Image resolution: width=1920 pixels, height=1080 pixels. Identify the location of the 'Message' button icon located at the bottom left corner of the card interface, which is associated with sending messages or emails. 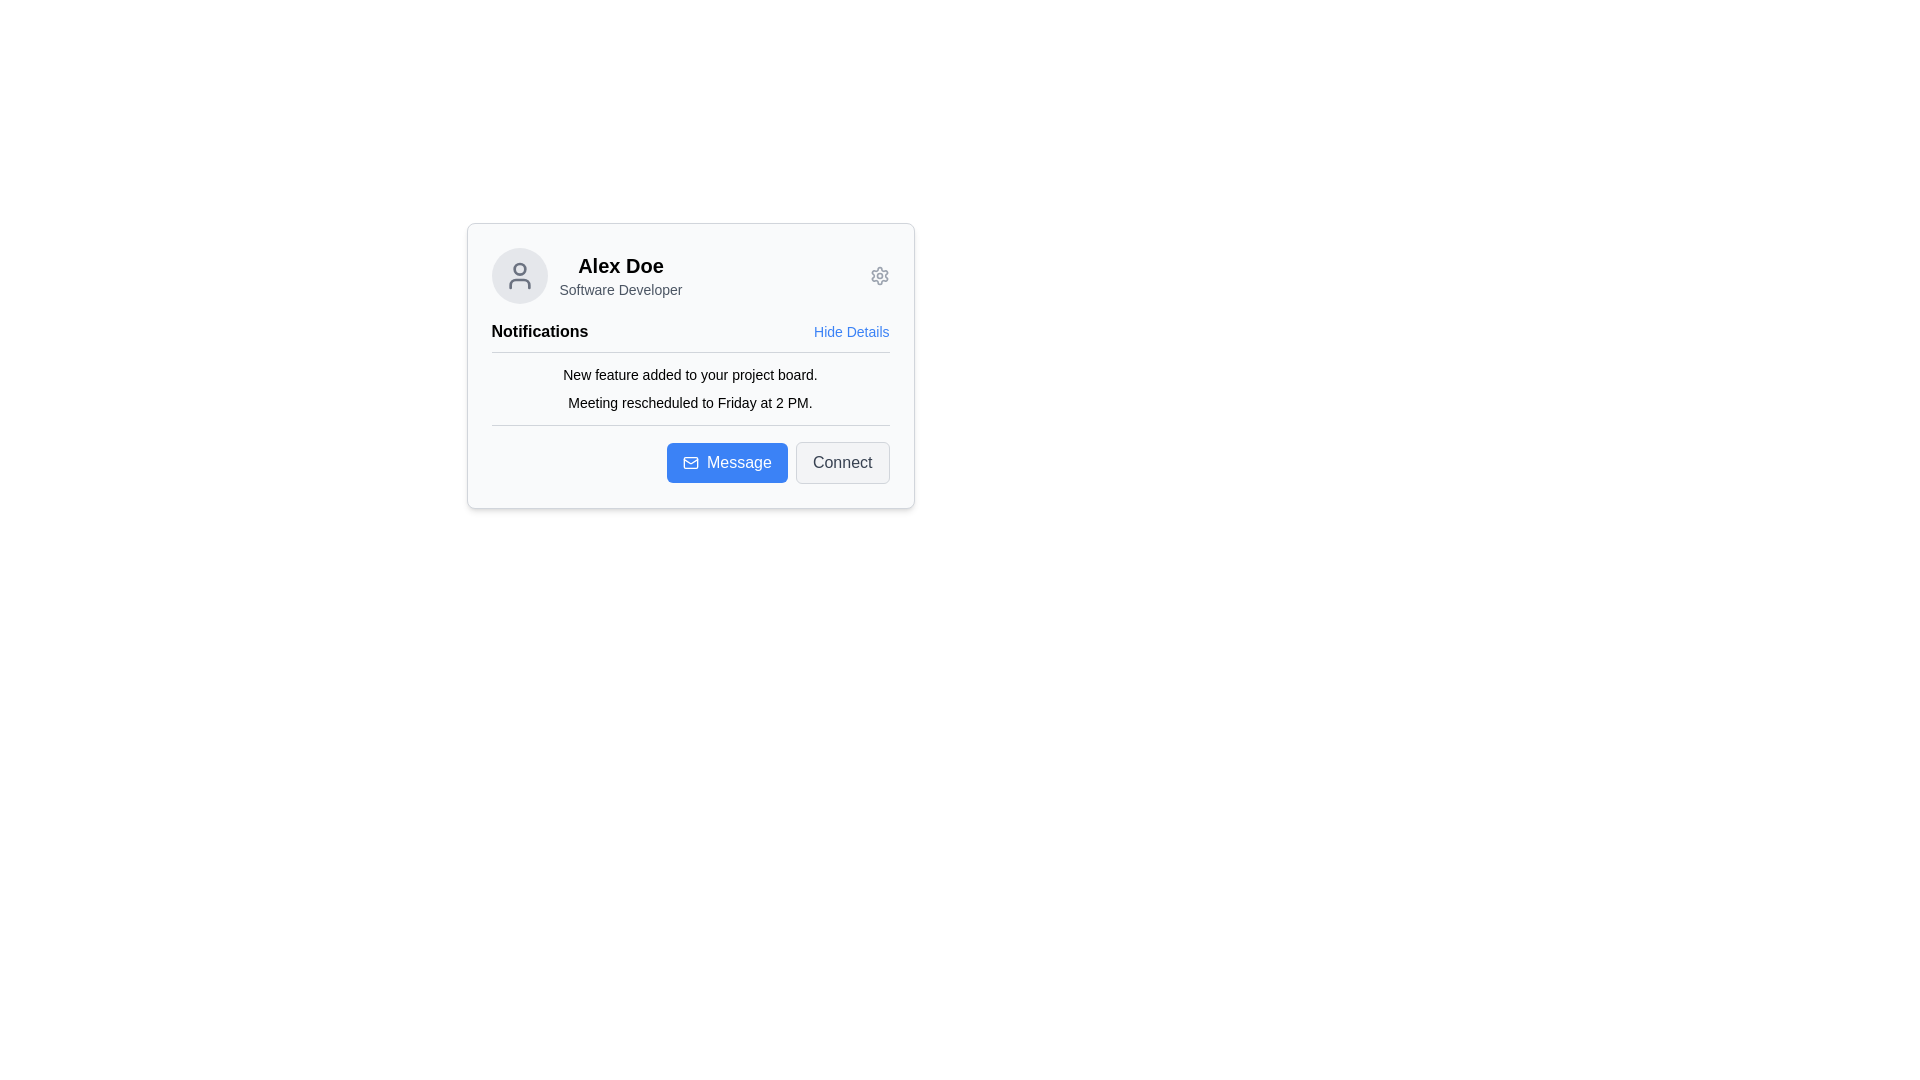
(691, 462).